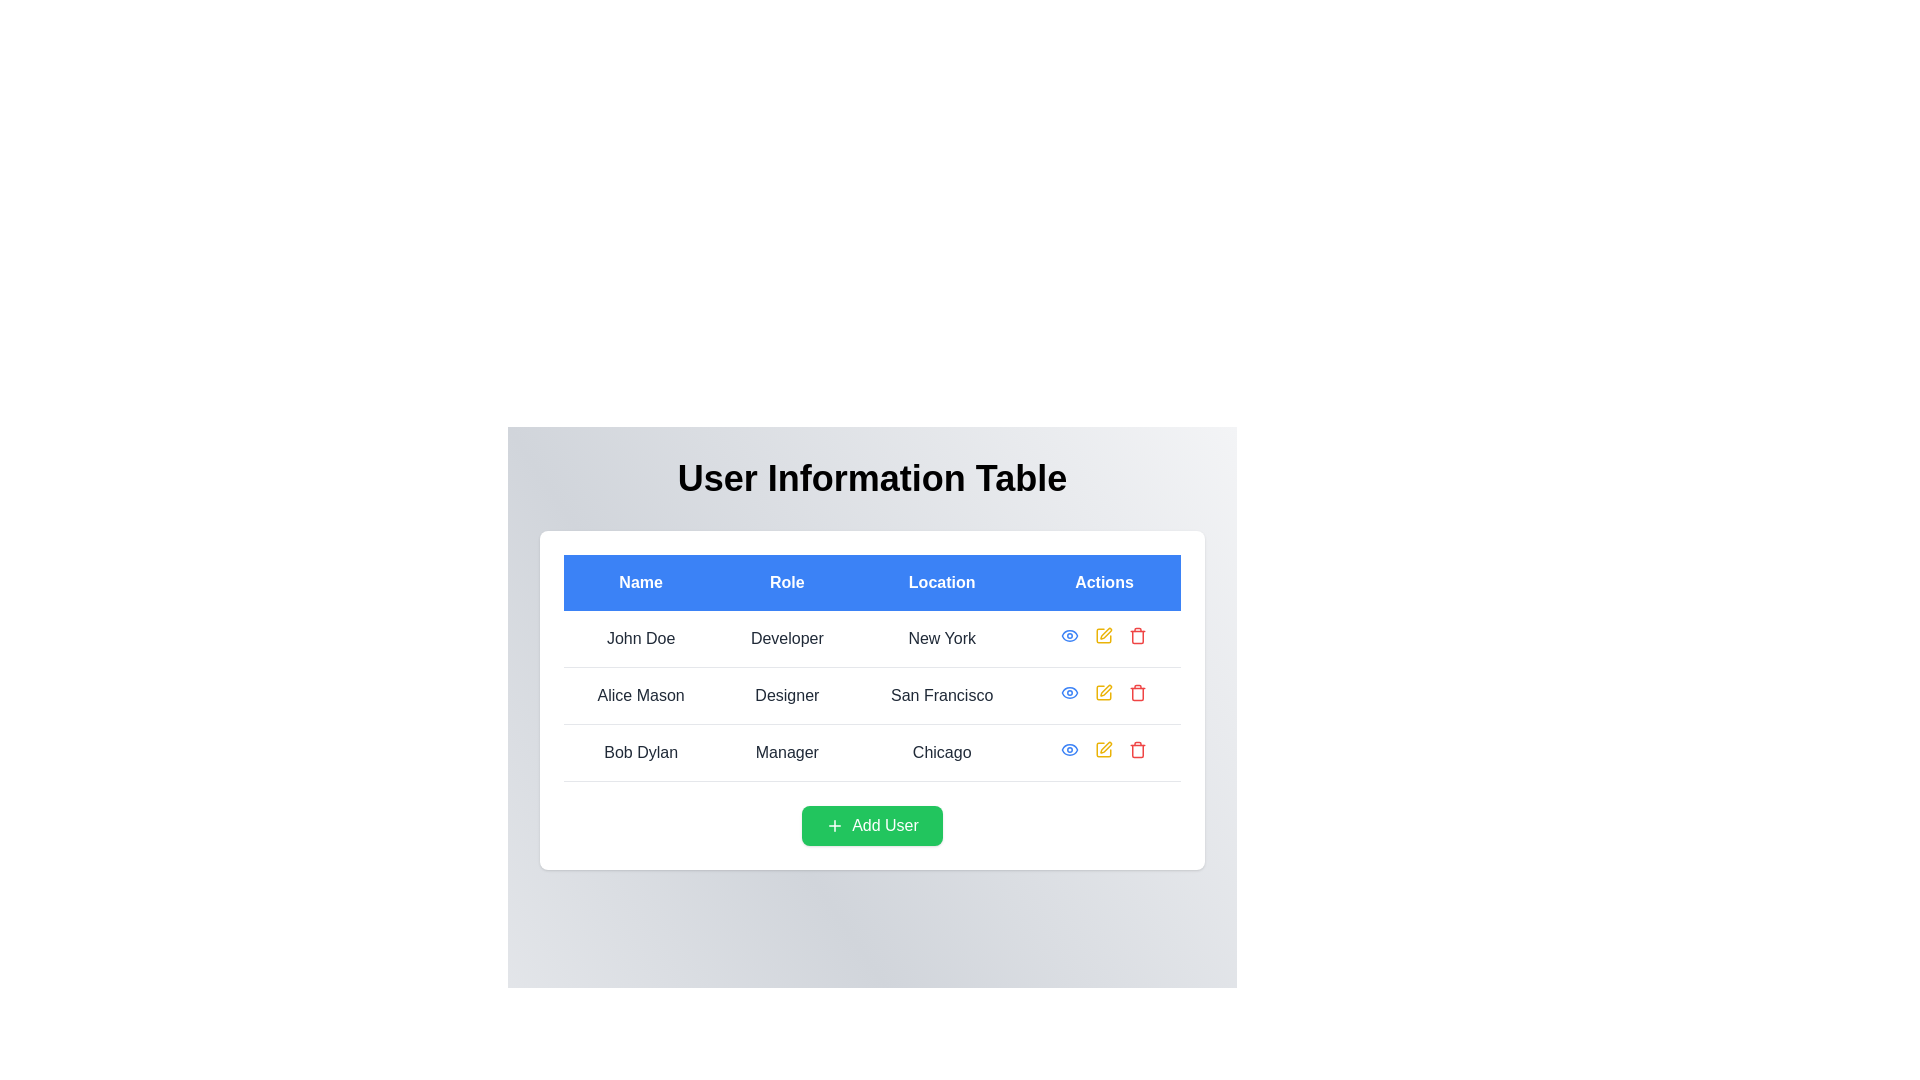  I want to click on the text display that shows 'Chicago' in bold, dark font within the user information table, located in the third data row associated with 'Bob Dylan', so click(941, 752).